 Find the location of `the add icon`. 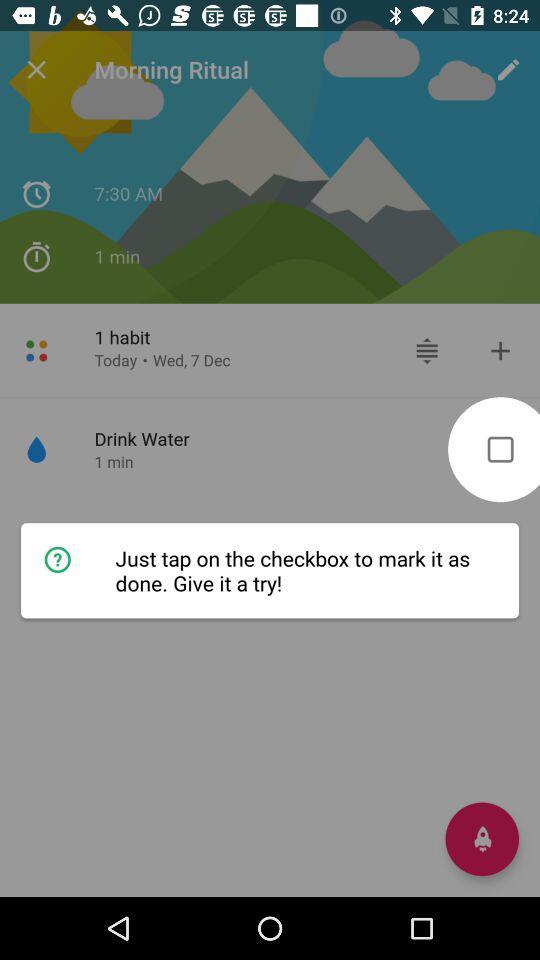

the add icon is located at coordinates (499, 350).